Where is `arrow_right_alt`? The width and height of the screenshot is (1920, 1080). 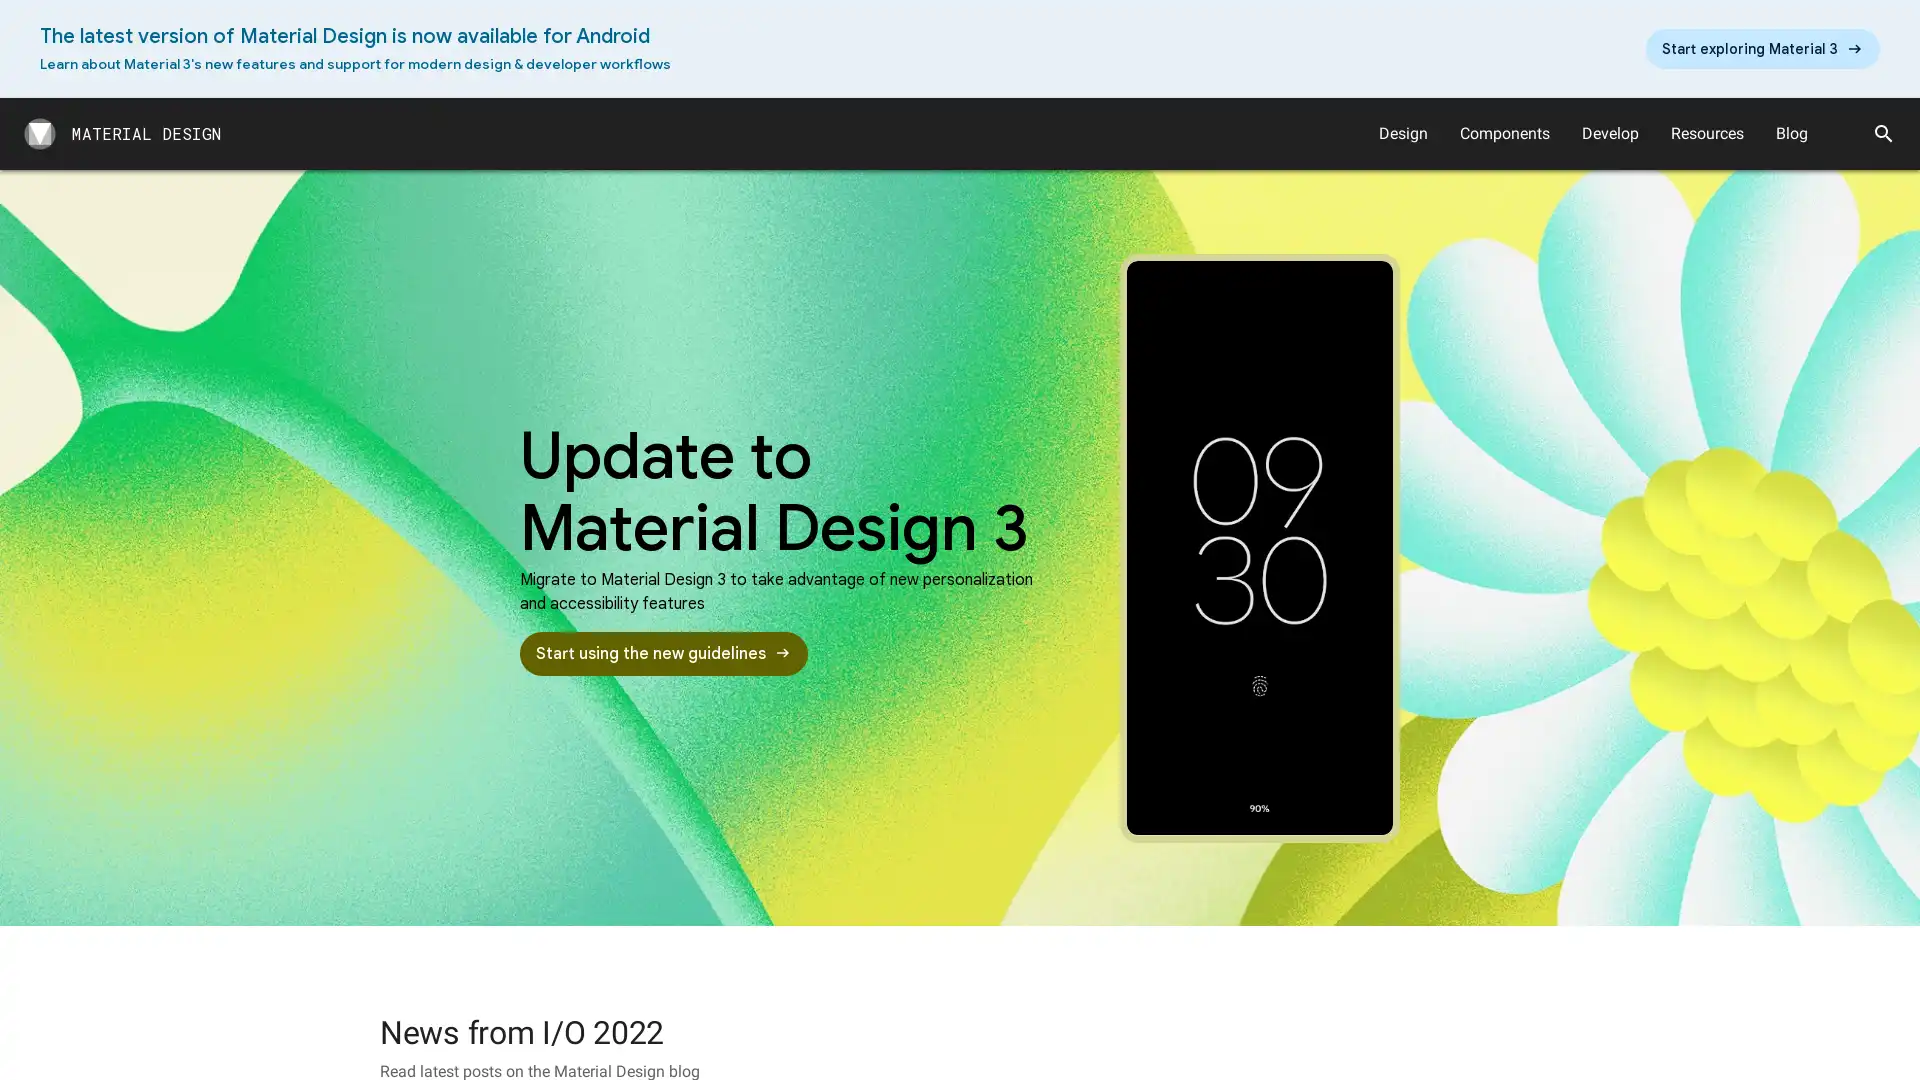 arrow_right_alt is located at coordinates (1762, 48).